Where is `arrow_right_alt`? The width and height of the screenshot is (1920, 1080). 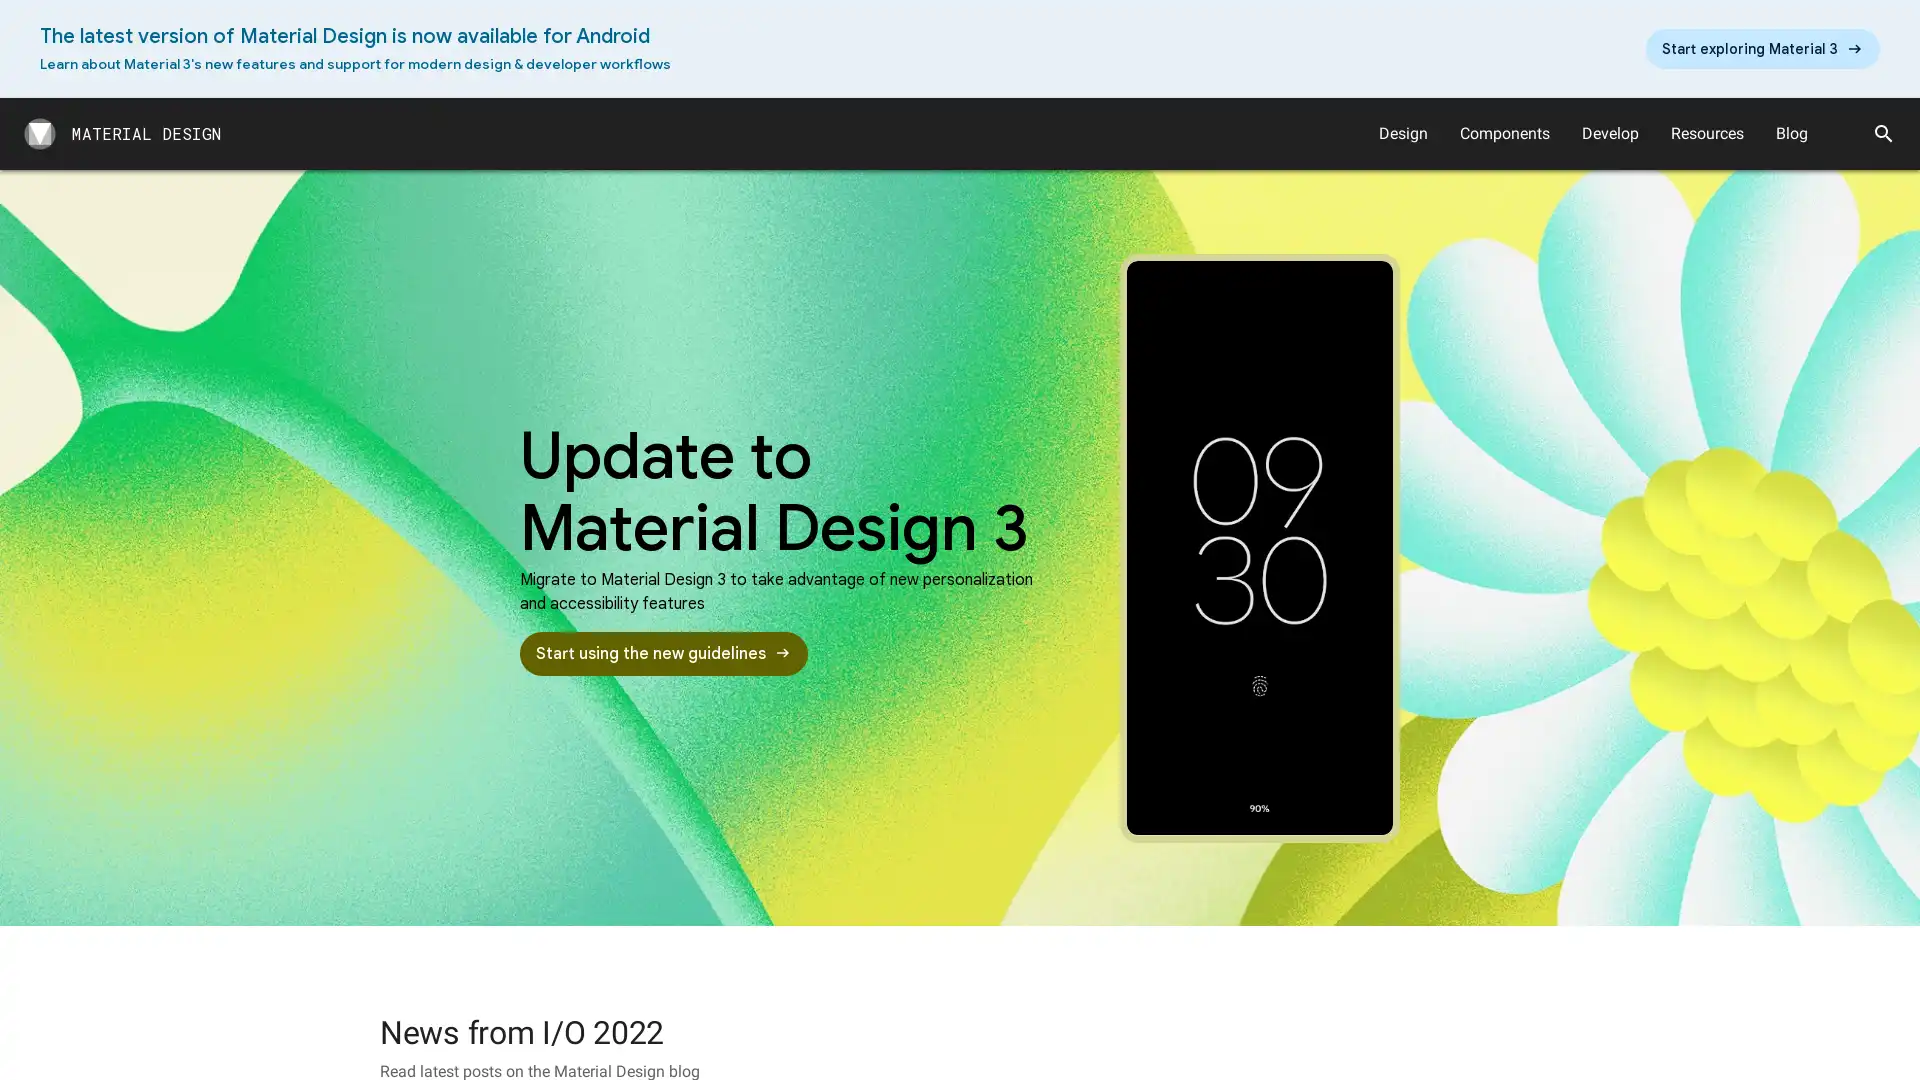 arrow_right_alt is located at coordinates (1762, 48).